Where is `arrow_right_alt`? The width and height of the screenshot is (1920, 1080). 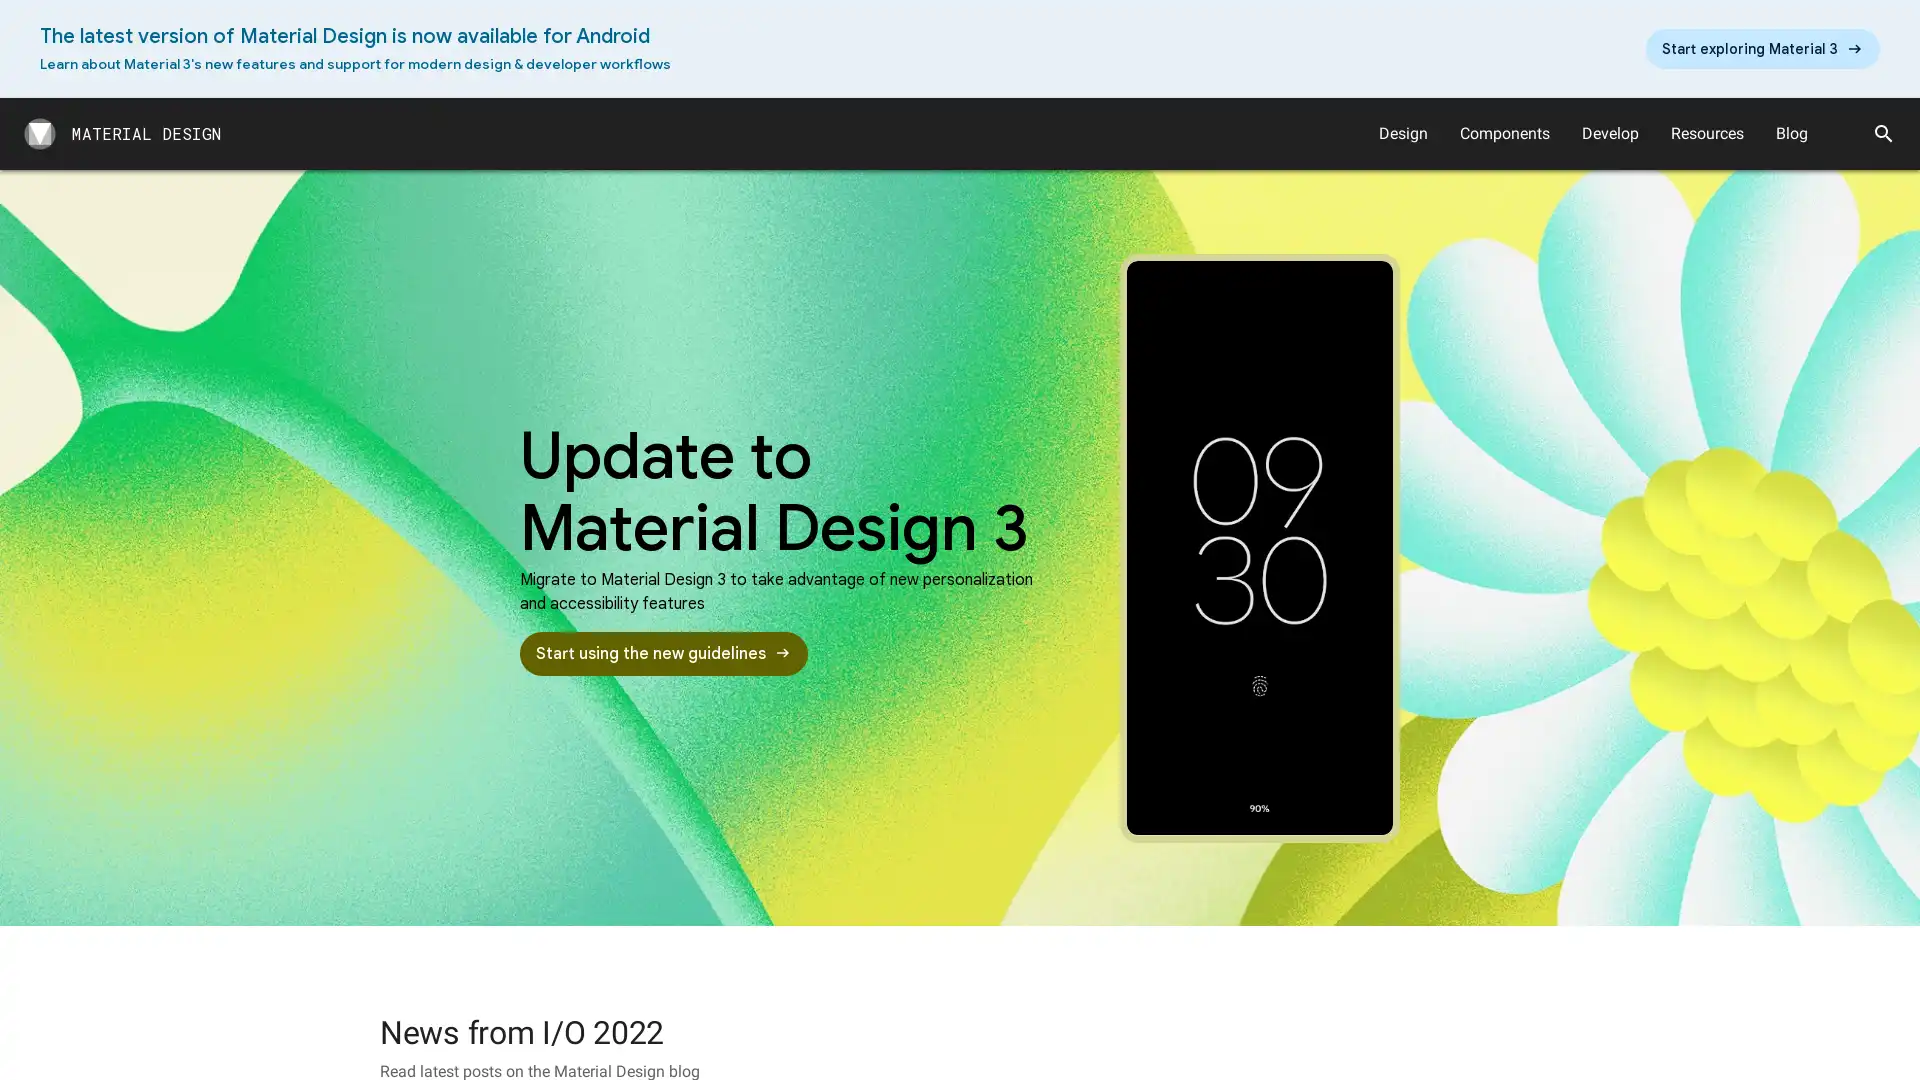 arrow_right_alt is located at coordinates (1762, 48).